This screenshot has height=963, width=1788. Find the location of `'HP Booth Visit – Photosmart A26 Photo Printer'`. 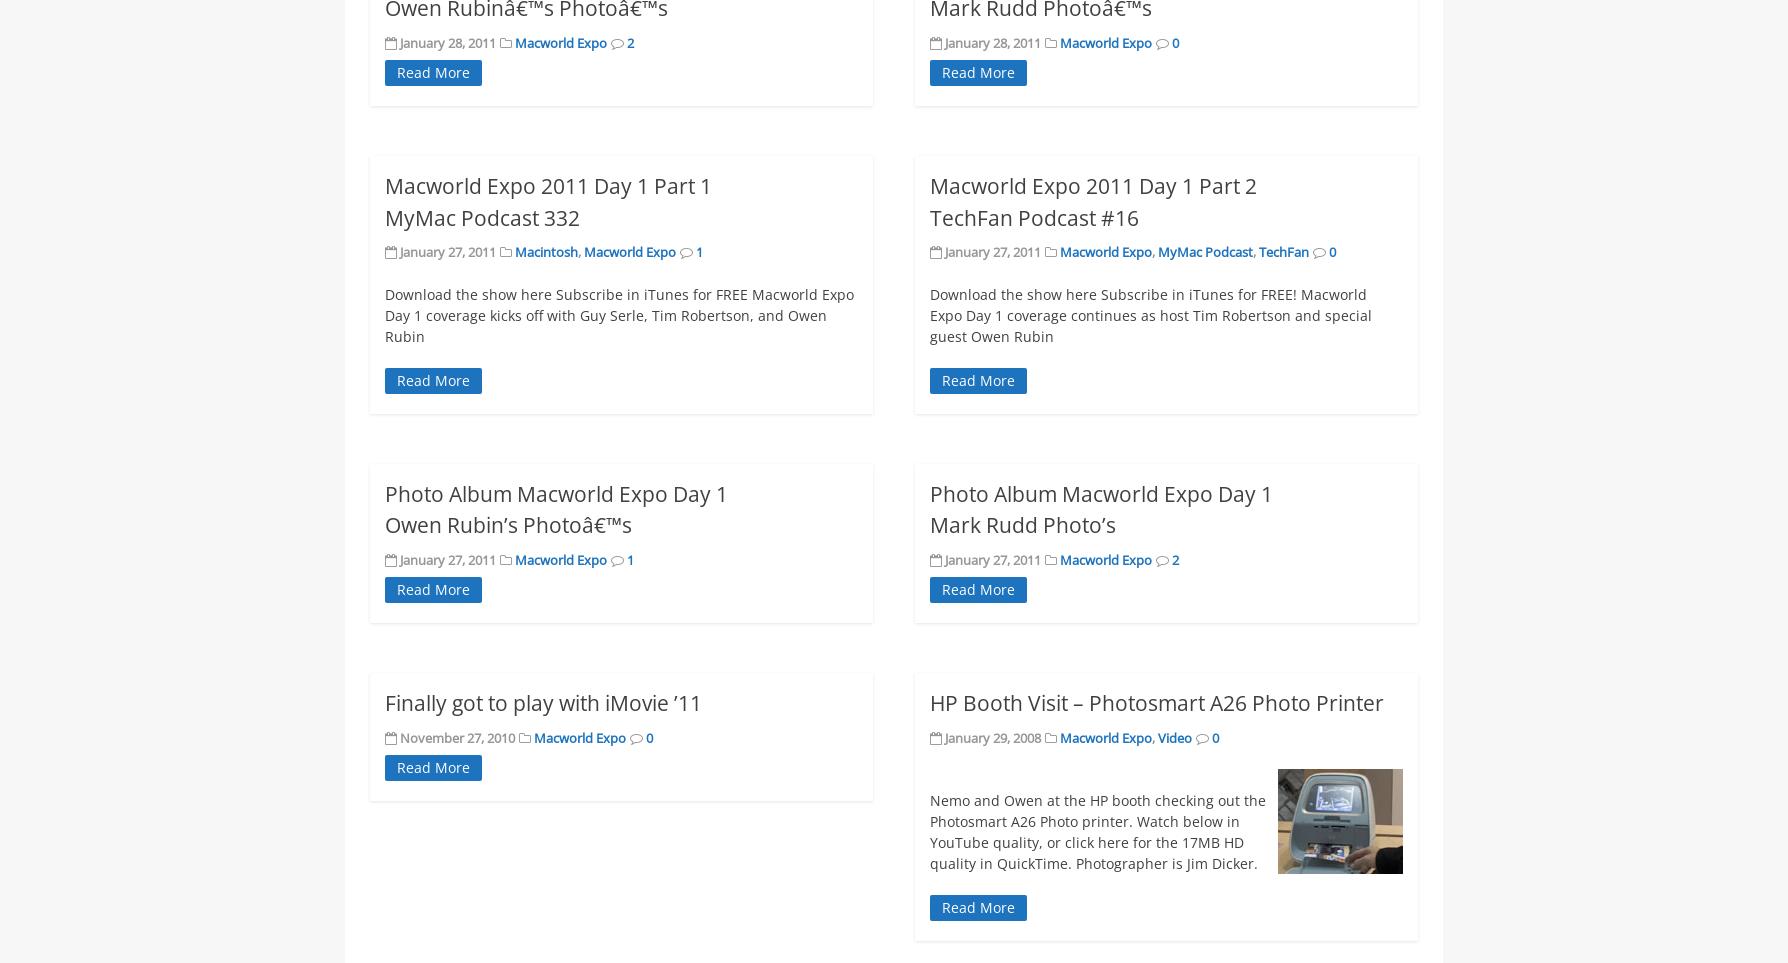

'HP Booth Visit – Photosmart A26 Photo Printer' is located at coordinates (1154, 701).